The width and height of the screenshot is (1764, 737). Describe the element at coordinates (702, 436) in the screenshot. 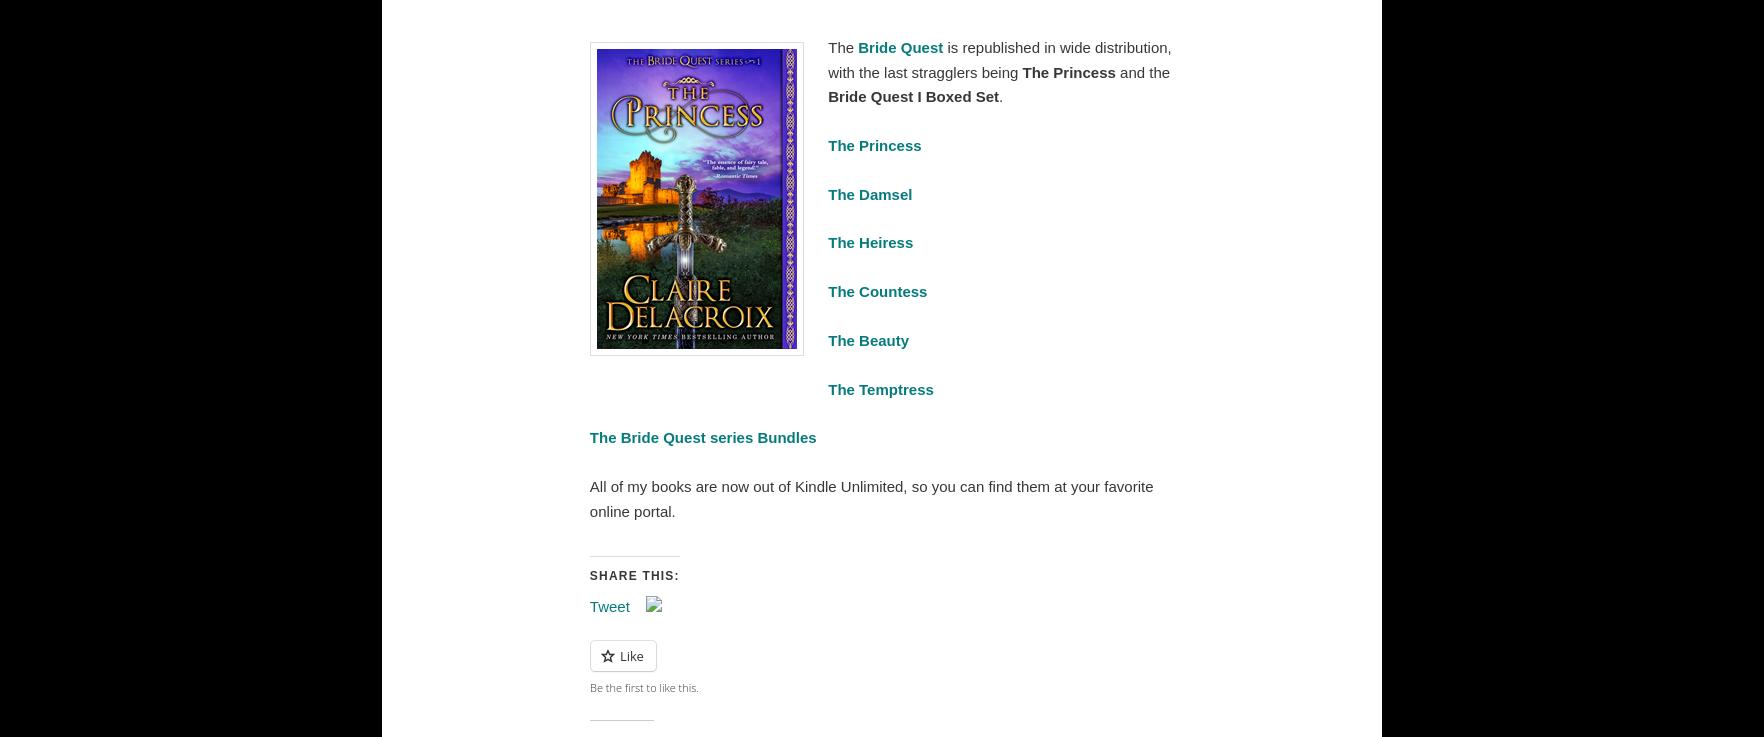

I see `'The Bride Quest series Bundles'` at that location.